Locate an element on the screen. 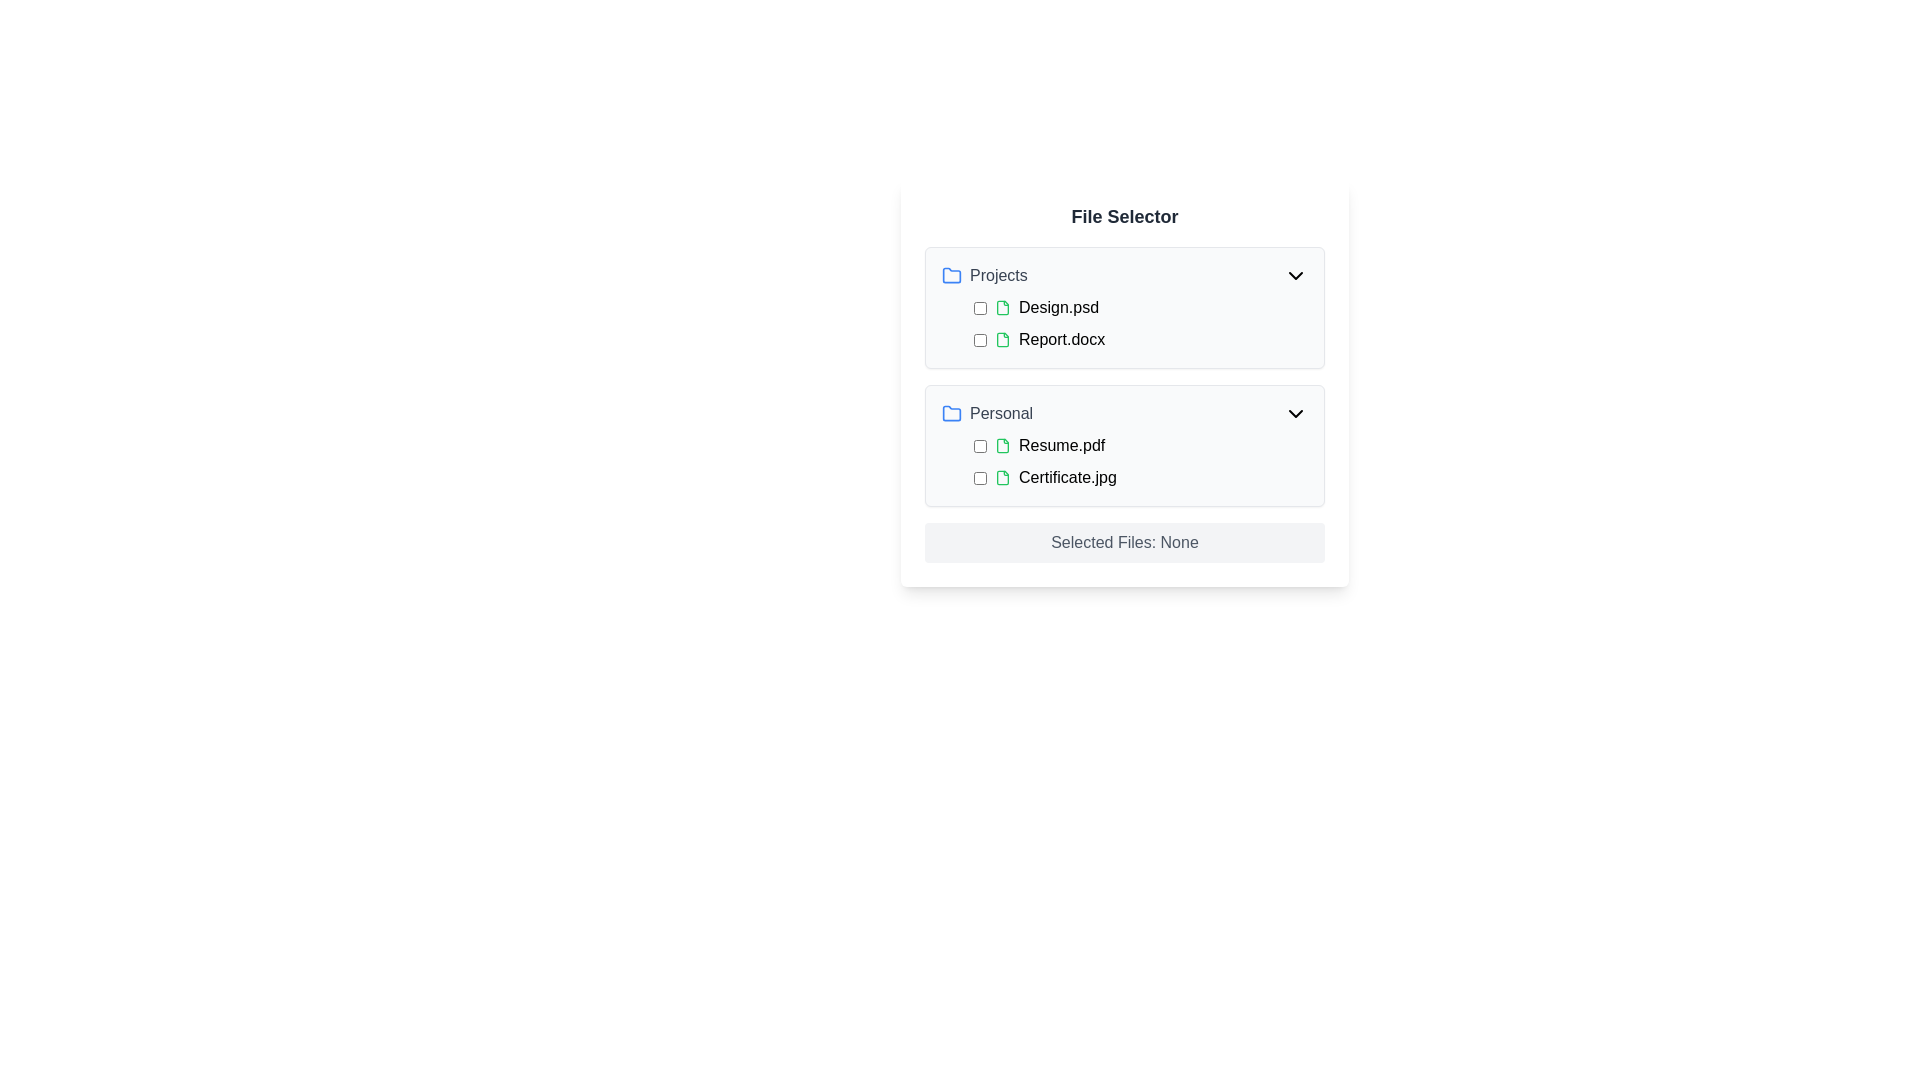 The width and height of the screenshot is (1920, 1080). the small square checkbox located to the left of the text label 'Report.docx' in the 'Projects' section is located at coordinates (980, 338).